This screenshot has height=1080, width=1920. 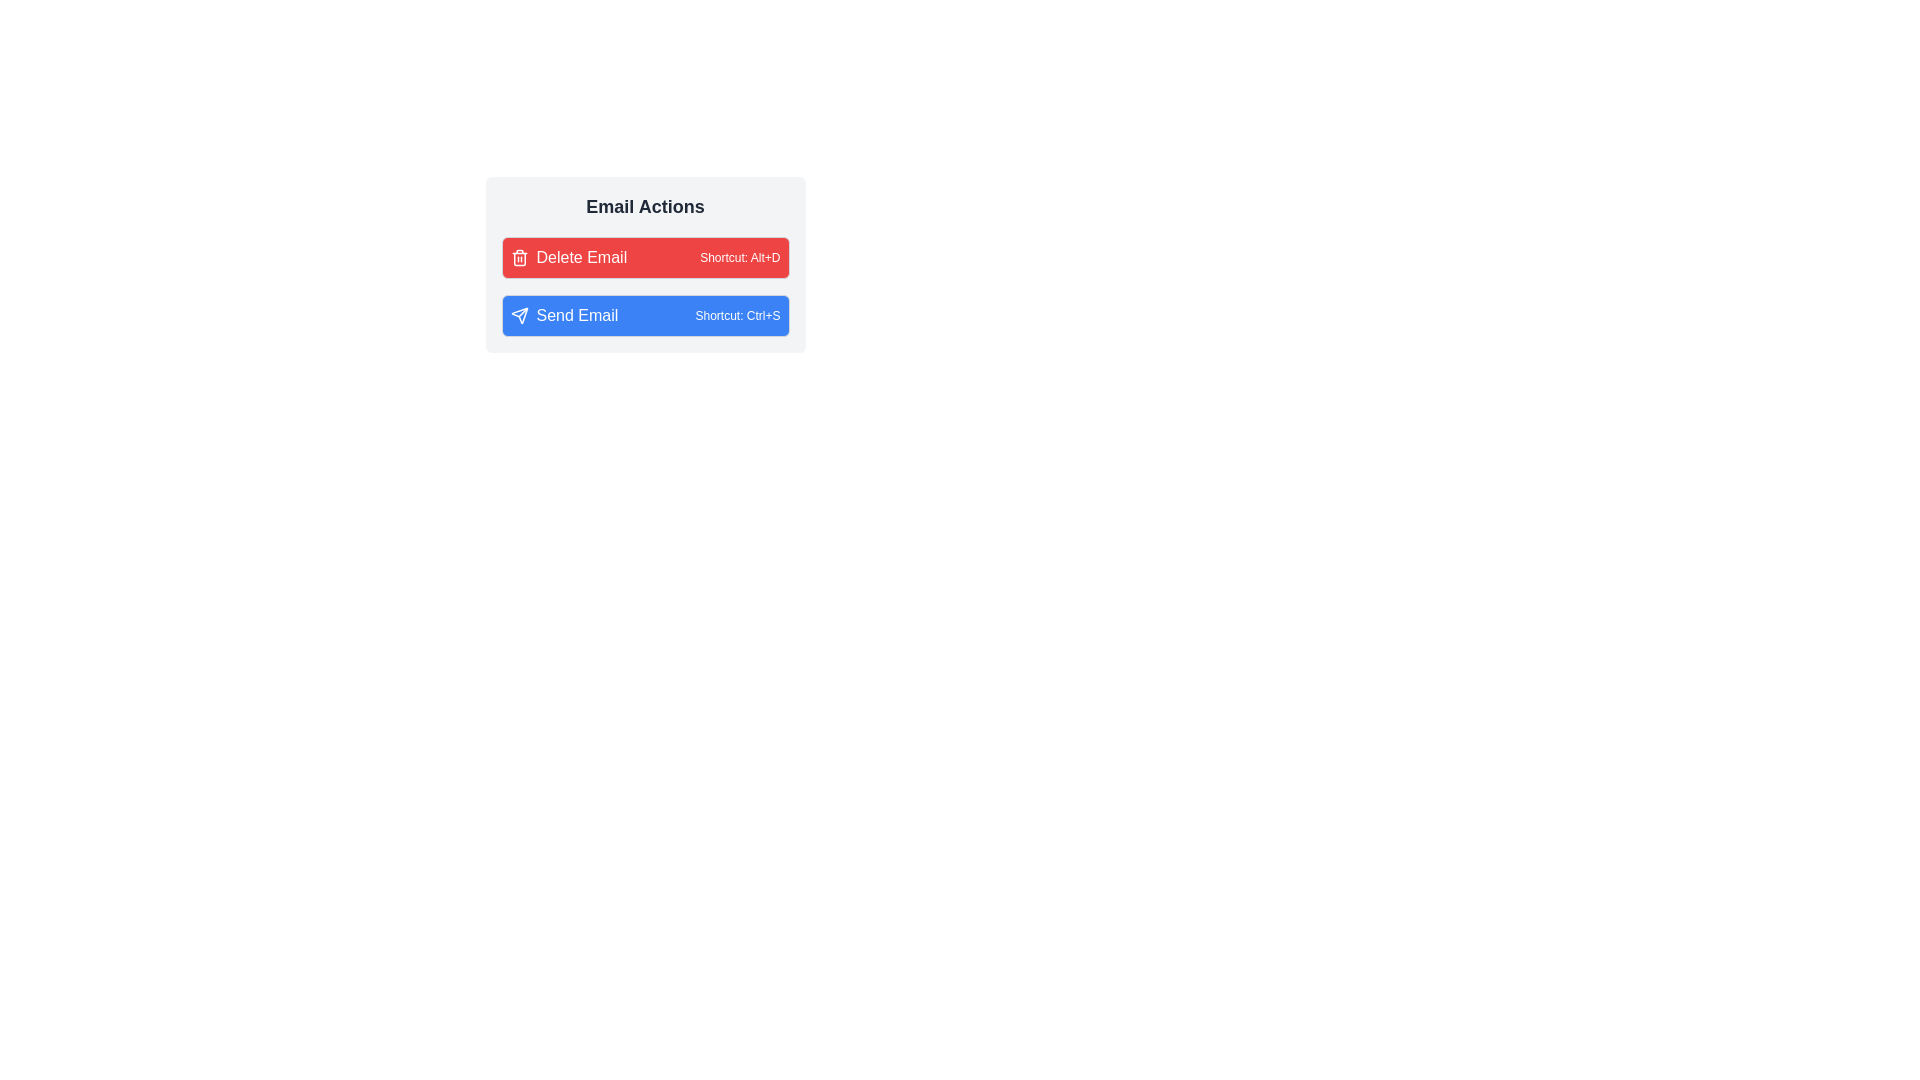 What do you see at coordinates (645, 207) in the screenshot?
I see `the text label header that indicates the purpose of the section, grouping the 'Delete Email' and 'Send Email' actions beneath it` at bounding box center [645, 207].